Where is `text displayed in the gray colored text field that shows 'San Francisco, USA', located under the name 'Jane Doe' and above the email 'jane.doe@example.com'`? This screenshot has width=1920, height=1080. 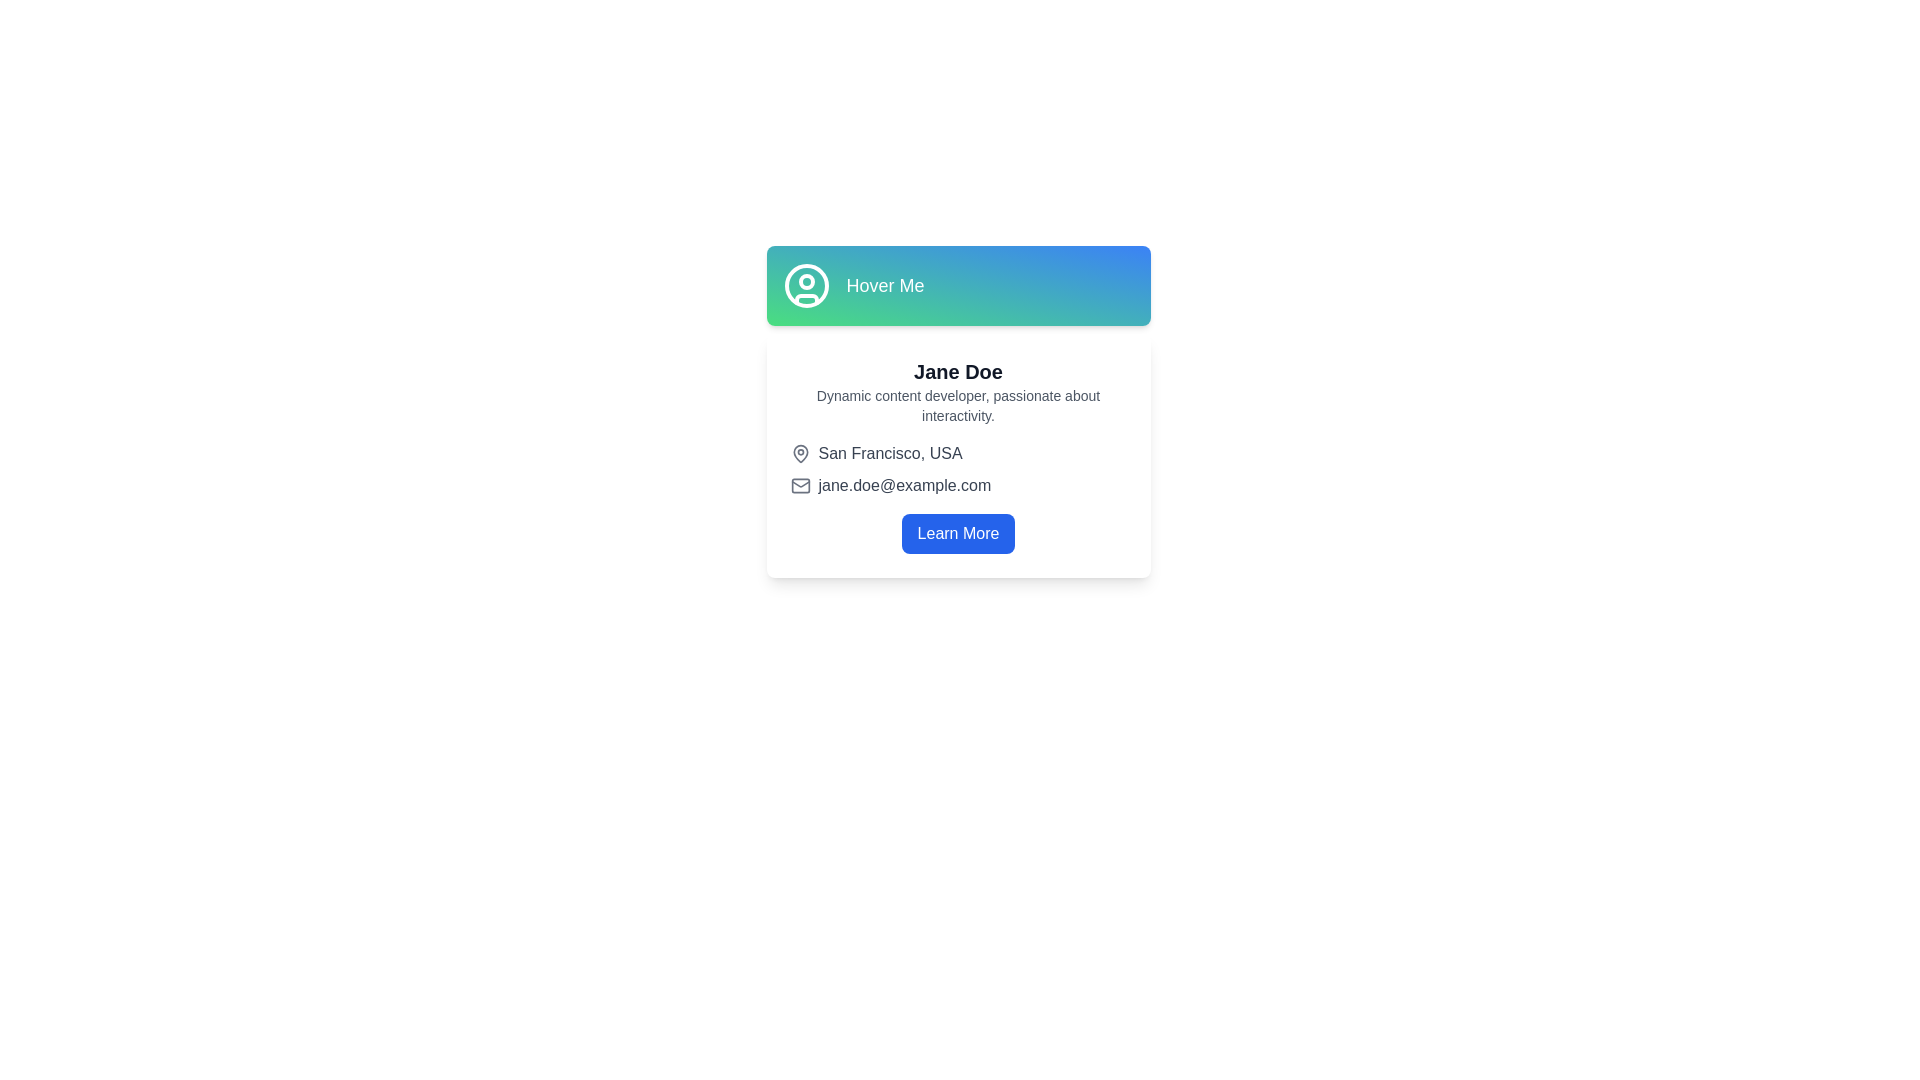
text displayed in the gray colored text field that shows 'San Francisco, USA', located under the name 'Jane Doe' and above the email 'jane.doe@example.com' is located at coordinates (889, 454).